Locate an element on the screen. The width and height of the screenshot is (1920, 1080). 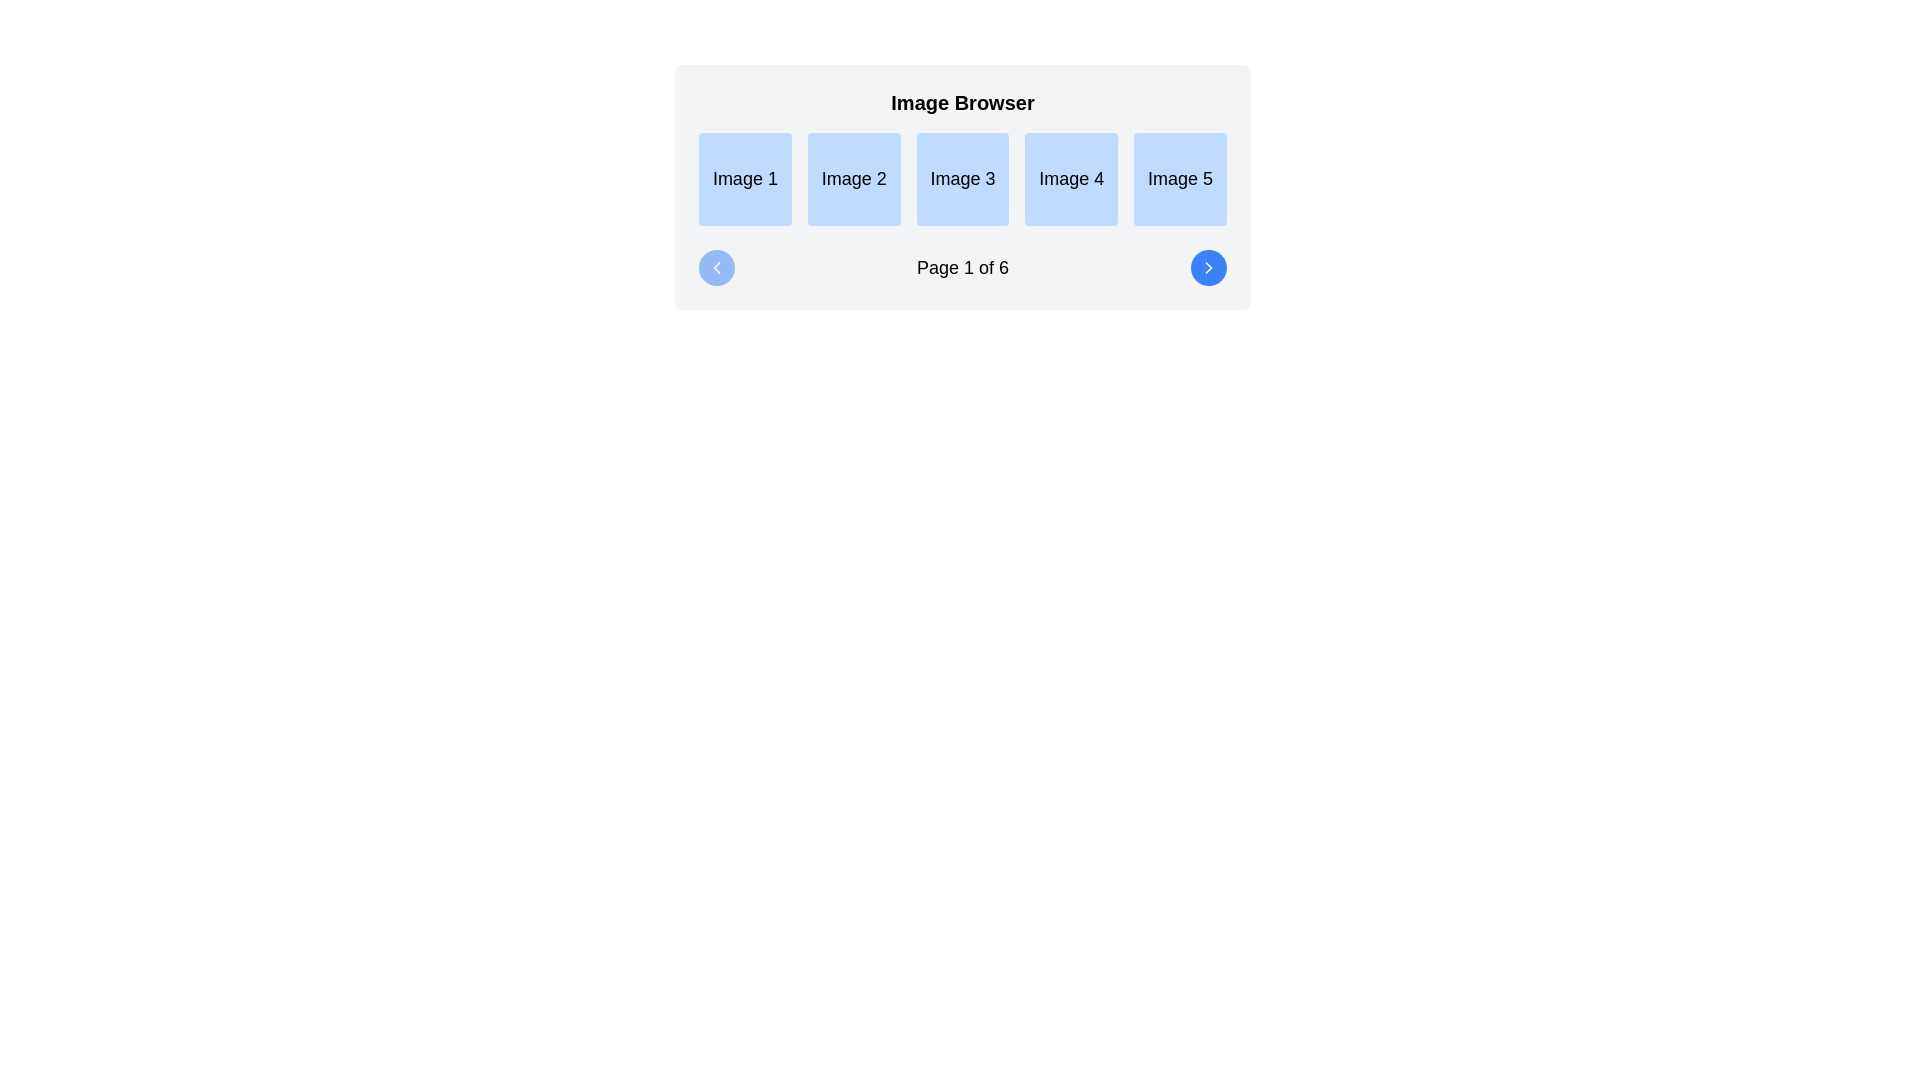
the selectable image placeholder labeled '4', which is the fourth box in a row of five boxes, located to the right of 'Image 3' and to the left of 'Image 5' is located at coordinates (1070, 178).